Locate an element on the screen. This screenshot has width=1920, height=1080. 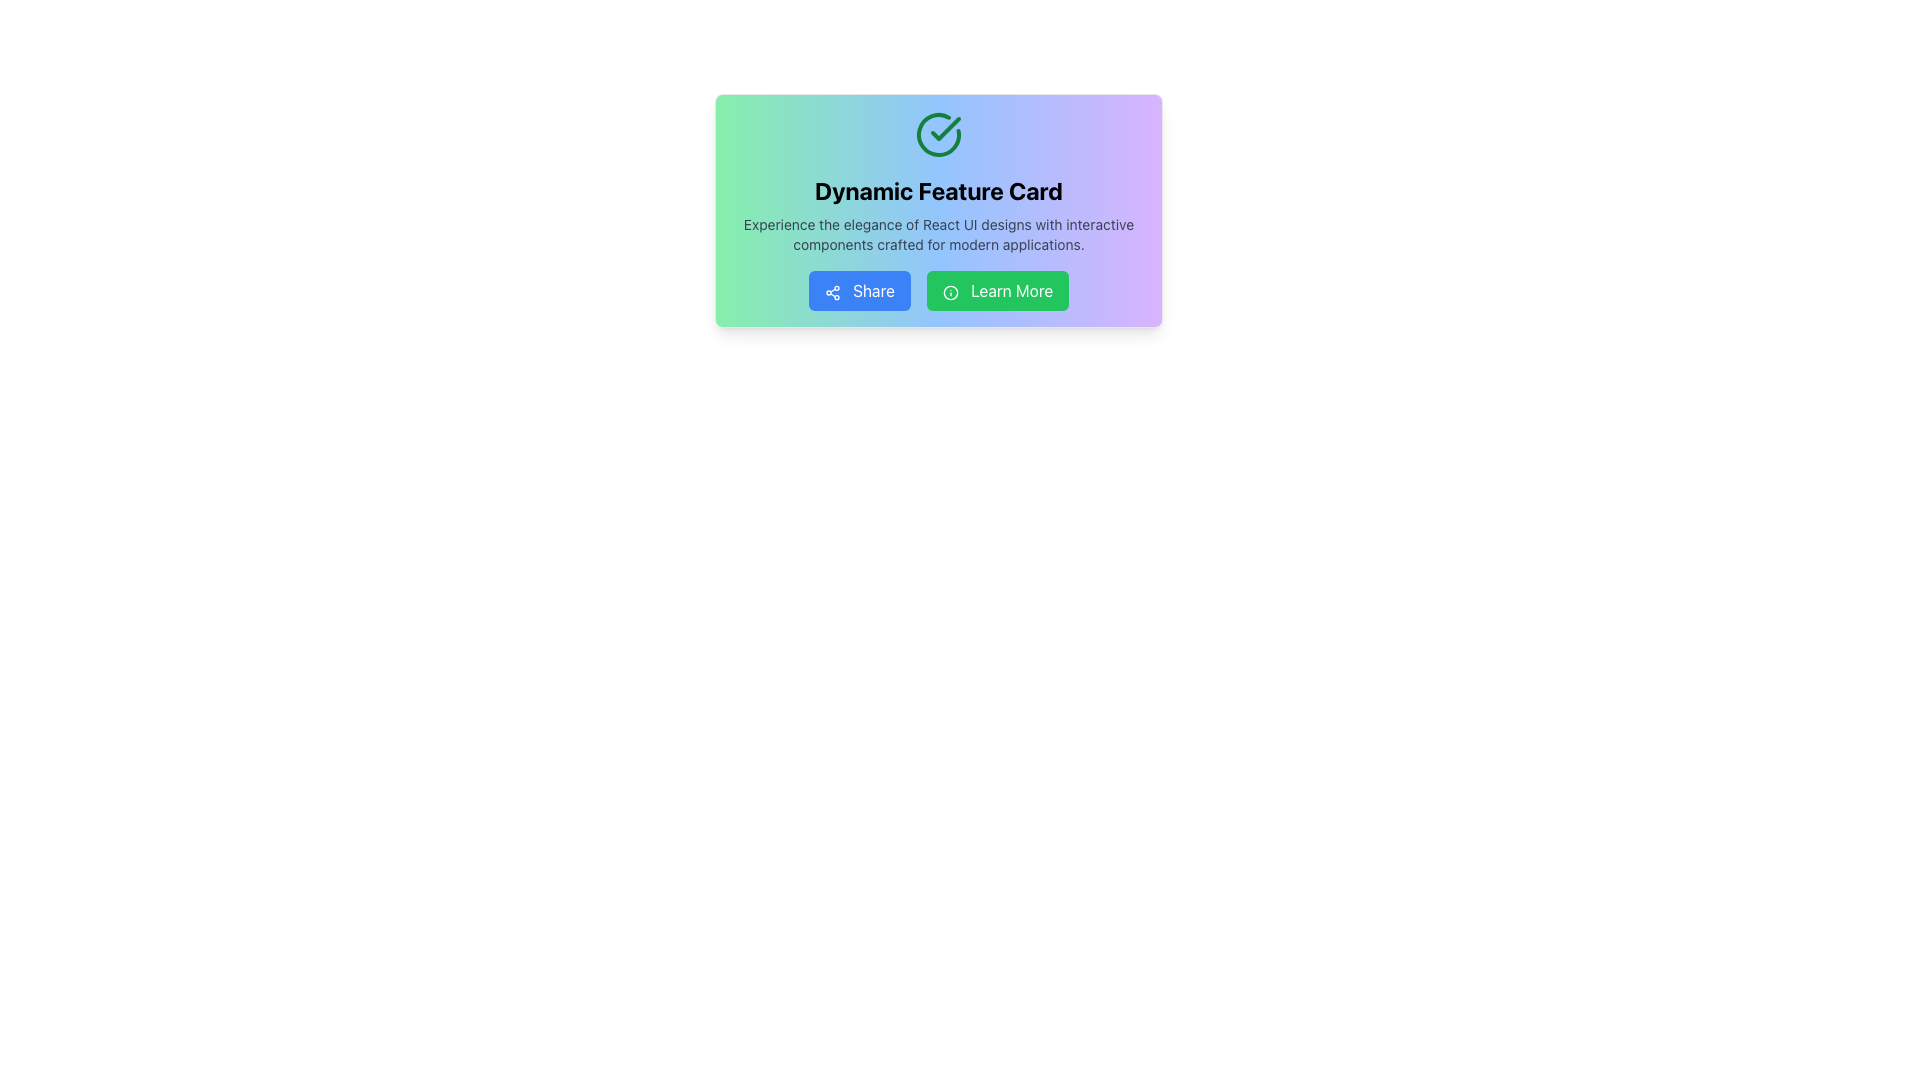
the small circular information icon with a faint green tint located to the left of the 'Learn More' text in the green button at the lower right area of the vibrant card interface is located at coordinates (949, 292).